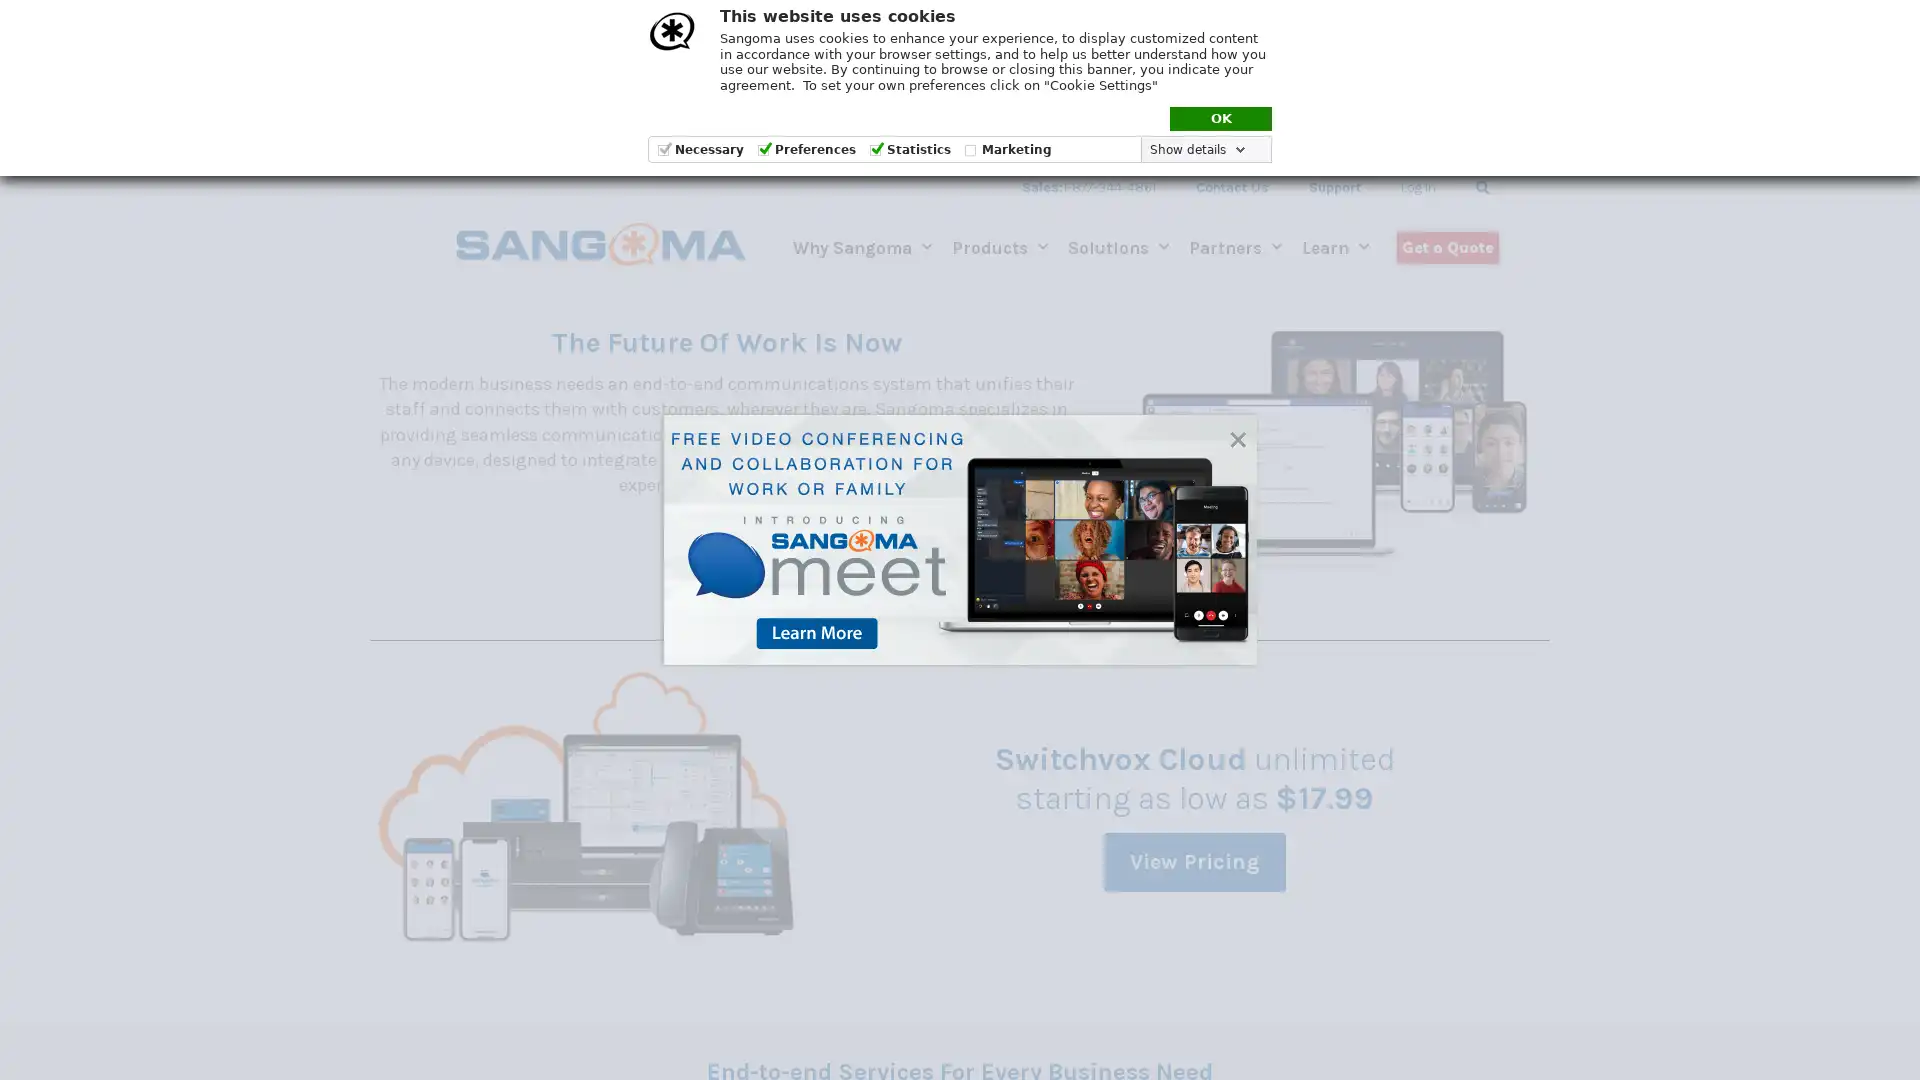 The height and width of the screenshot is (1080, 1920). What do you see at coordinates (1448, 245) in the screenshot?
I see `Get a Quote` at bounding box center [1448, 245].